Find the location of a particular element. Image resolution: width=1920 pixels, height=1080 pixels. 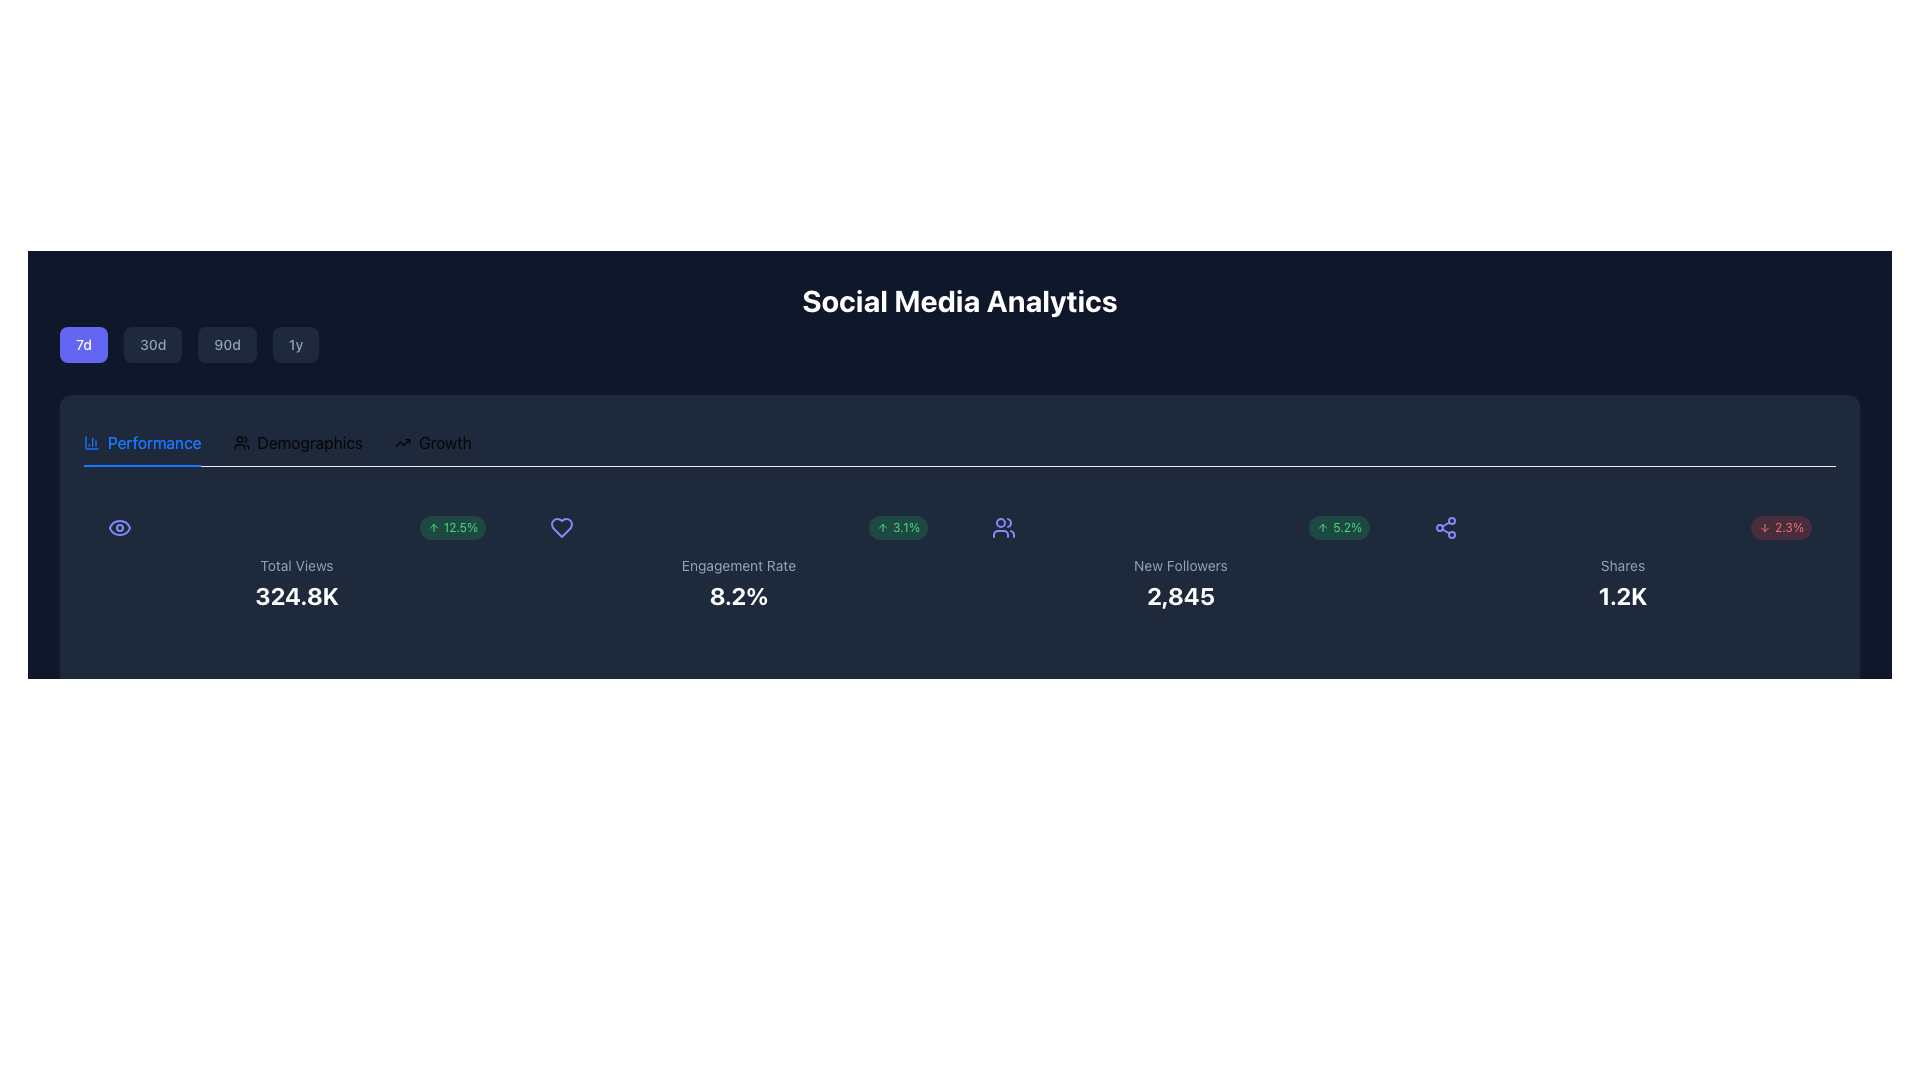

the text display showing the percentage value '8.2%' in bold on a dark background, located below the 'Engagement Rate' label is located at coordinates (738, 595).